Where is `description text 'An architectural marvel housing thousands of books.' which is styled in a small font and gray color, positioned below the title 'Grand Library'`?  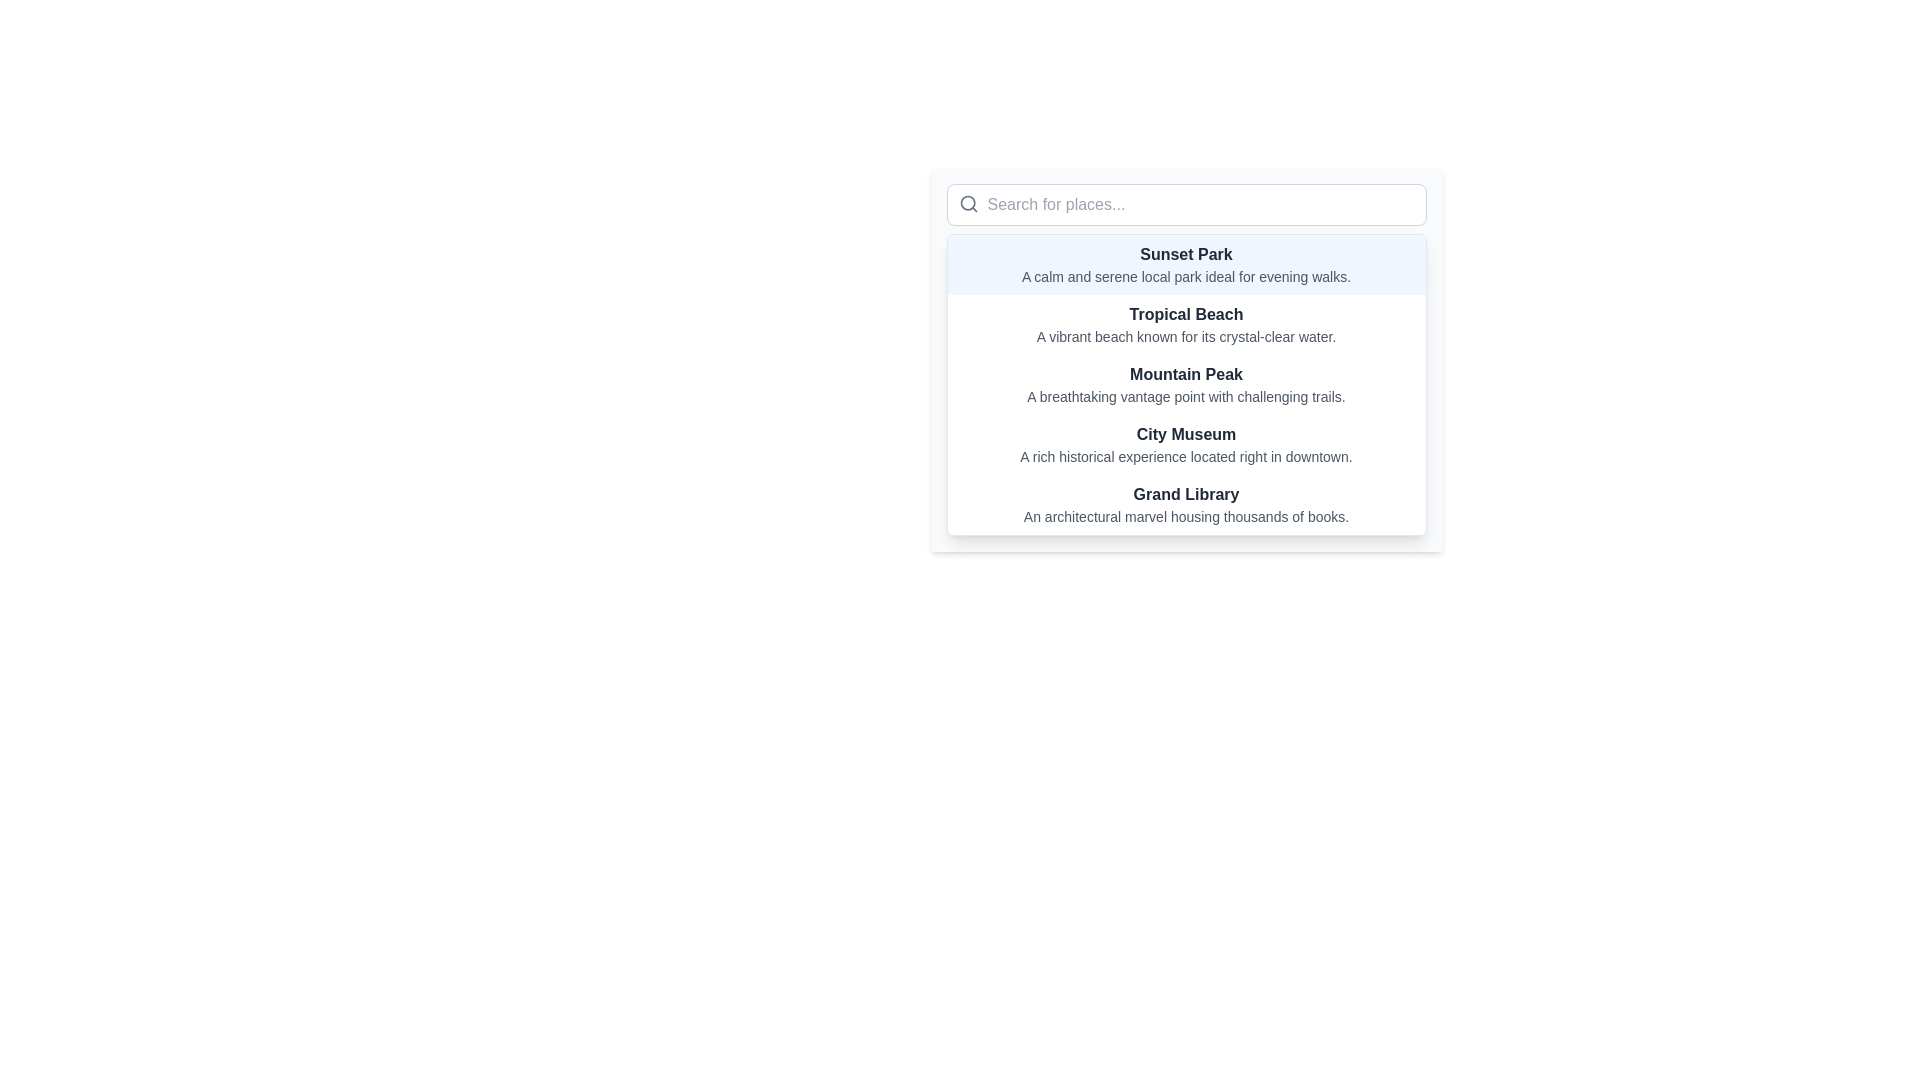 description text 'An architectural marvel housing thousands of books.' which is styled in a small font and gray color, positioned below the title 'Grand Library' is located at coordinates (1186, 515).